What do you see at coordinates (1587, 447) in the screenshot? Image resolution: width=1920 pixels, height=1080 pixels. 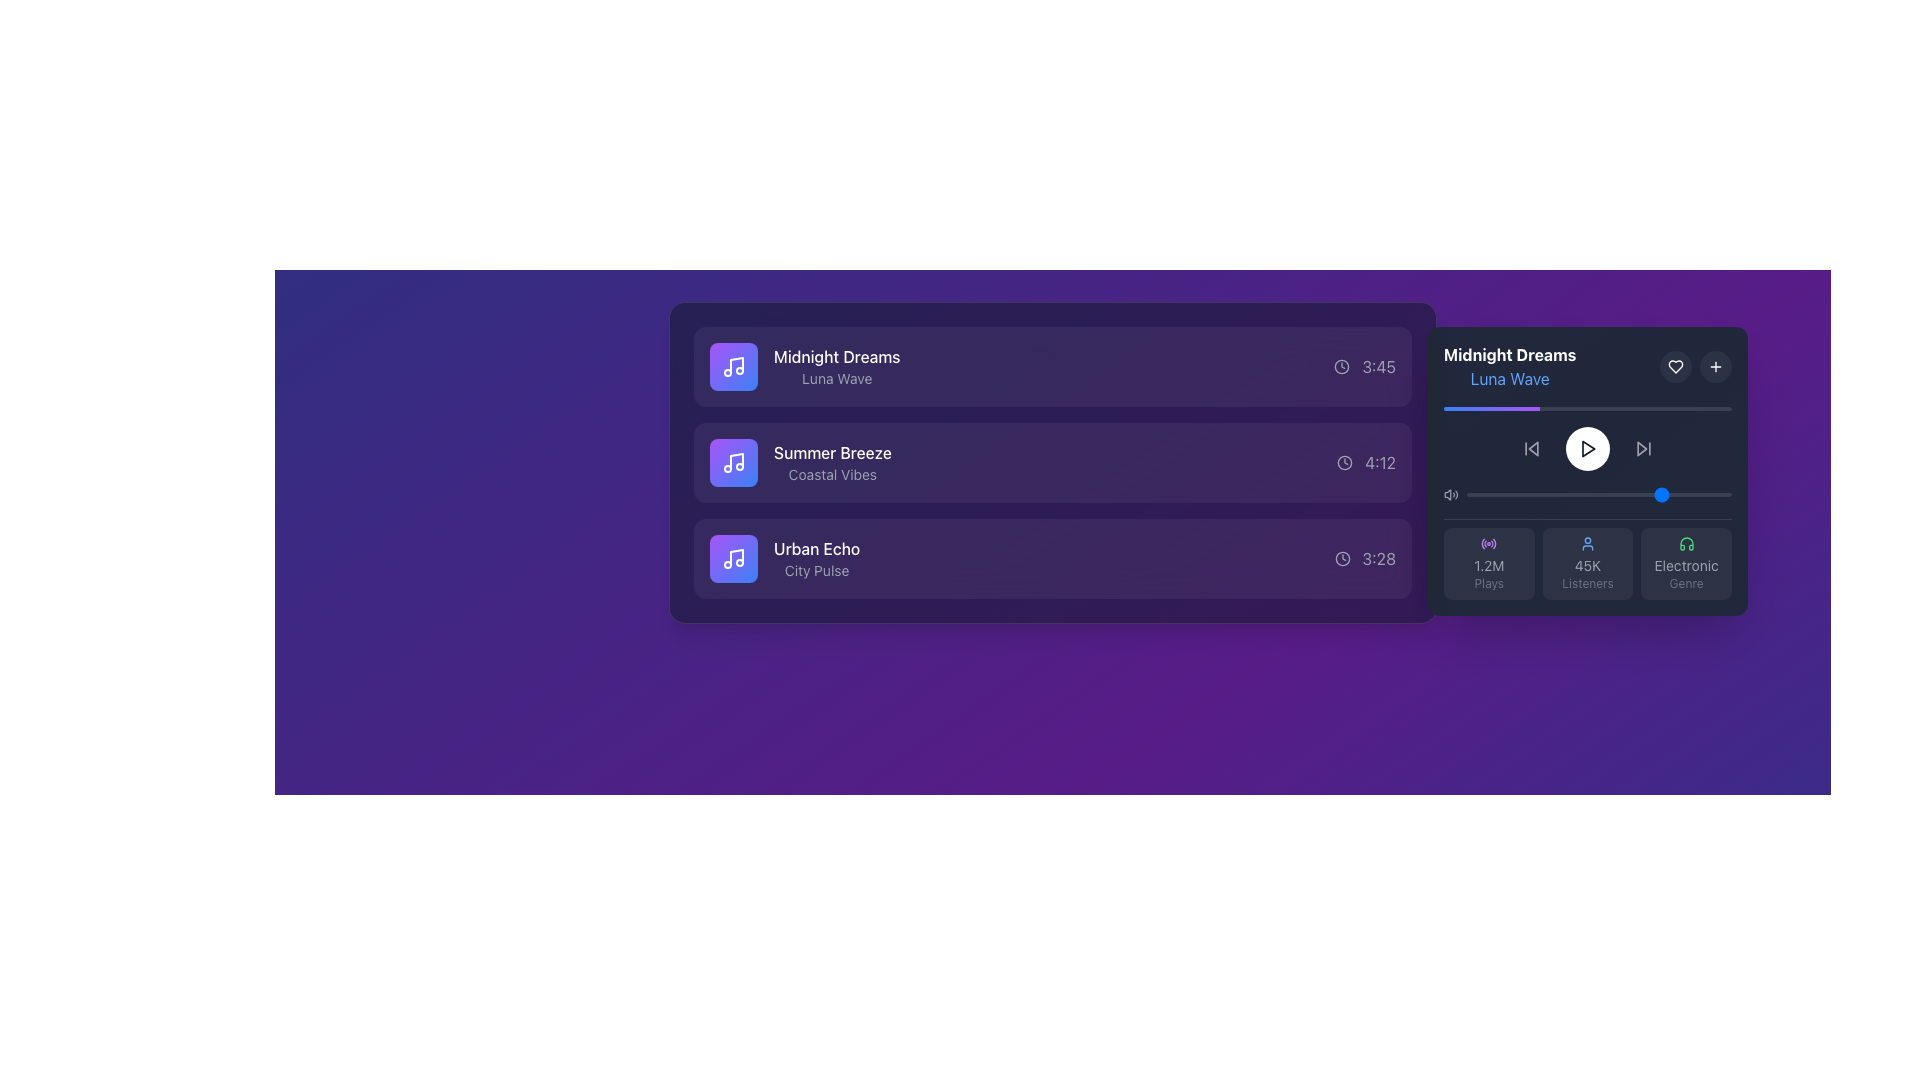 I see `the SVG Play Button located centrally within the music player interface` at bounding box center [1587, 447].